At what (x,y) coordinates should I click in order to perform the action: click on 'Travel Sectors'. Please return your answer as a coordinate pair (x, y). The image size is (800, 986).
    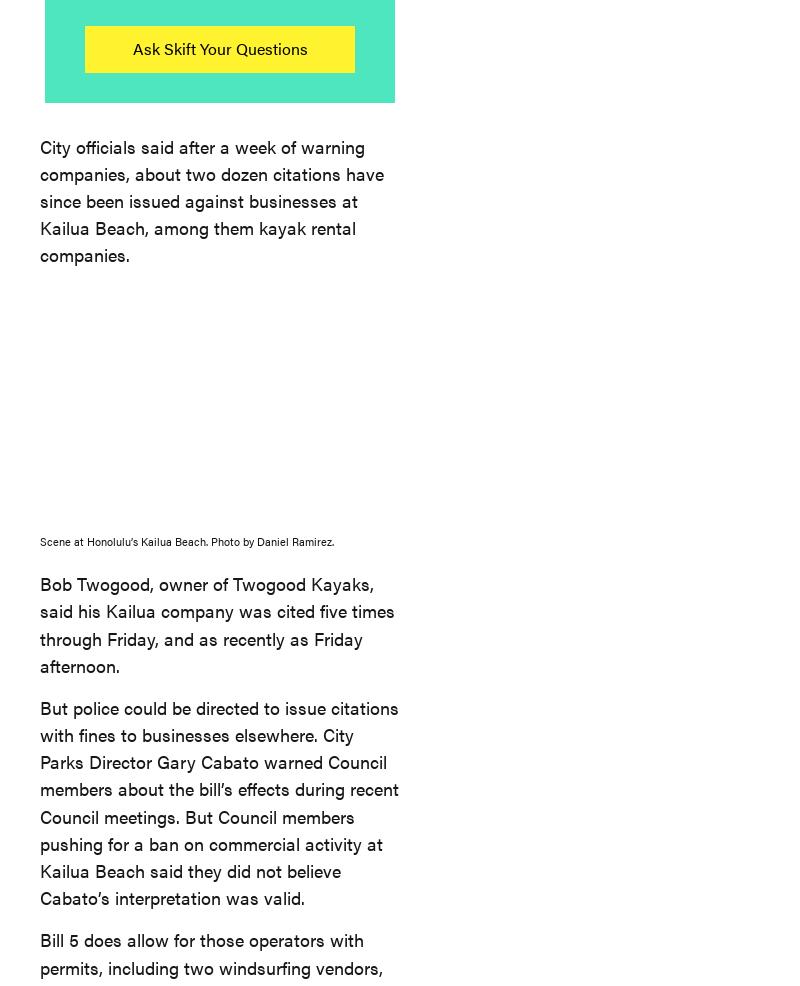
    Looking at the image, I should click on (226, 224).